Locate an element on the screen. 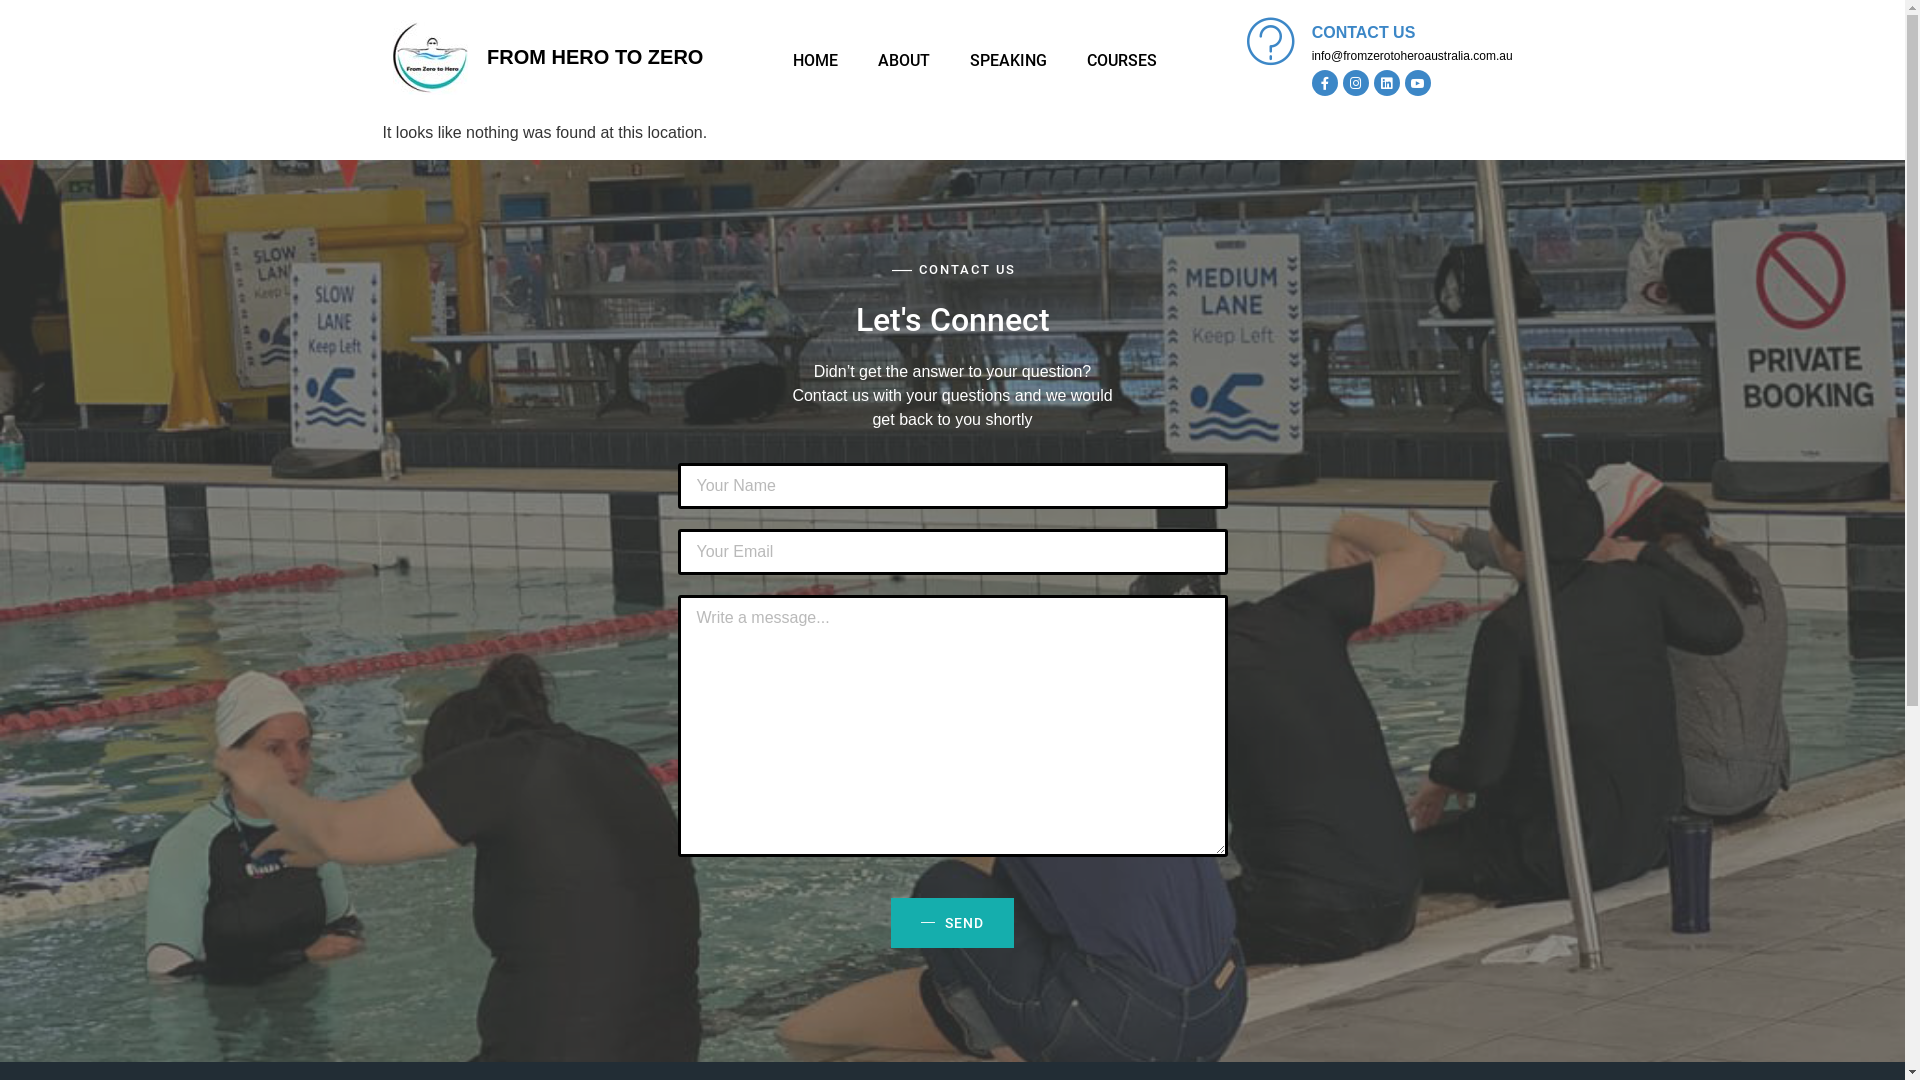  'ABOUT' is located at coordinates (858, 60).